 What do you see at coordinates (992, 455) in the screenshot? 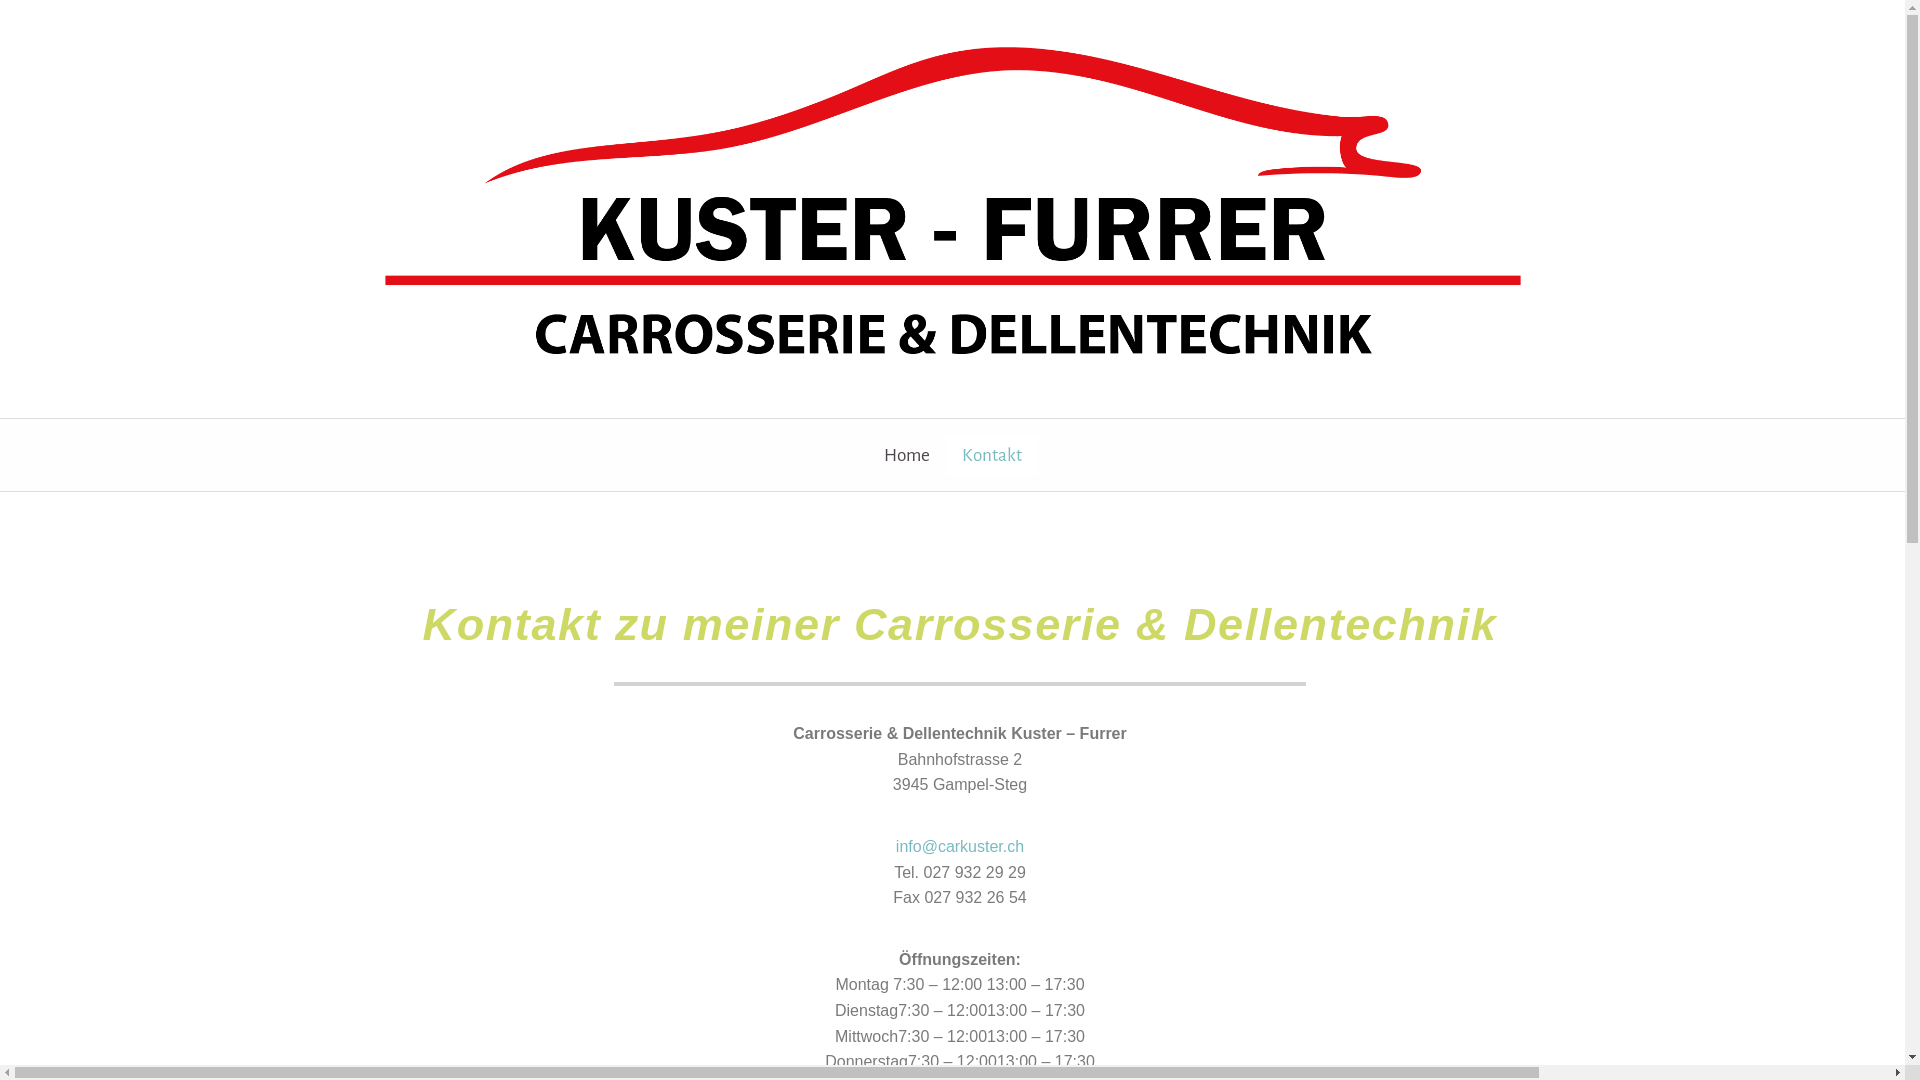
I see `'Kontakt'` at bounding box center [992, 455].